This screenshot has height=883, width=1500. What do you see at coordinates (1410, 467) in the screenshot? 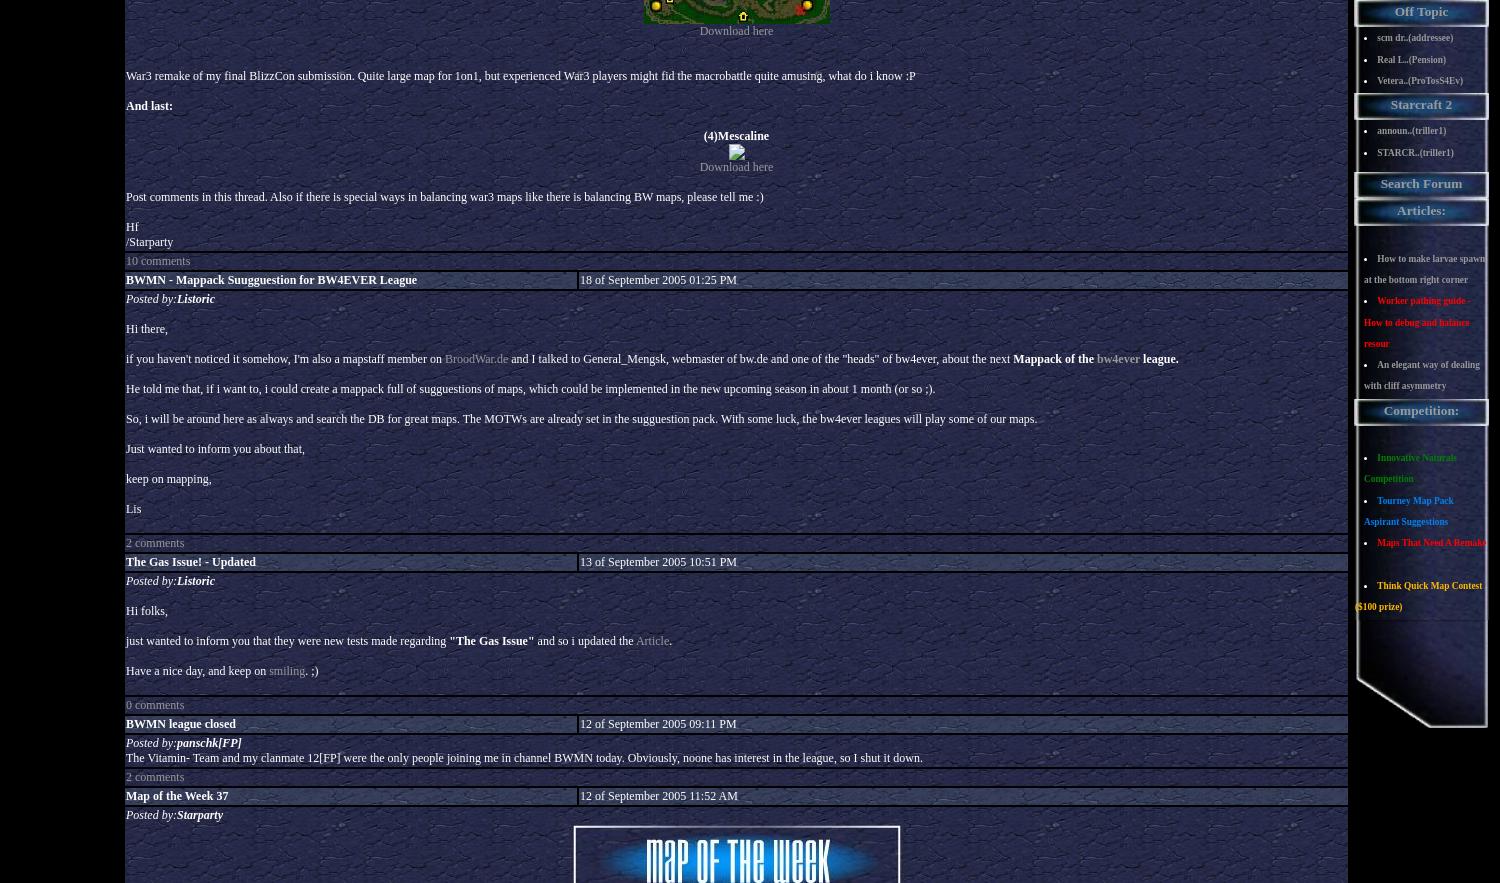
I see `'Innovative Naturals Competition'` at bounding box center [1410, 467].